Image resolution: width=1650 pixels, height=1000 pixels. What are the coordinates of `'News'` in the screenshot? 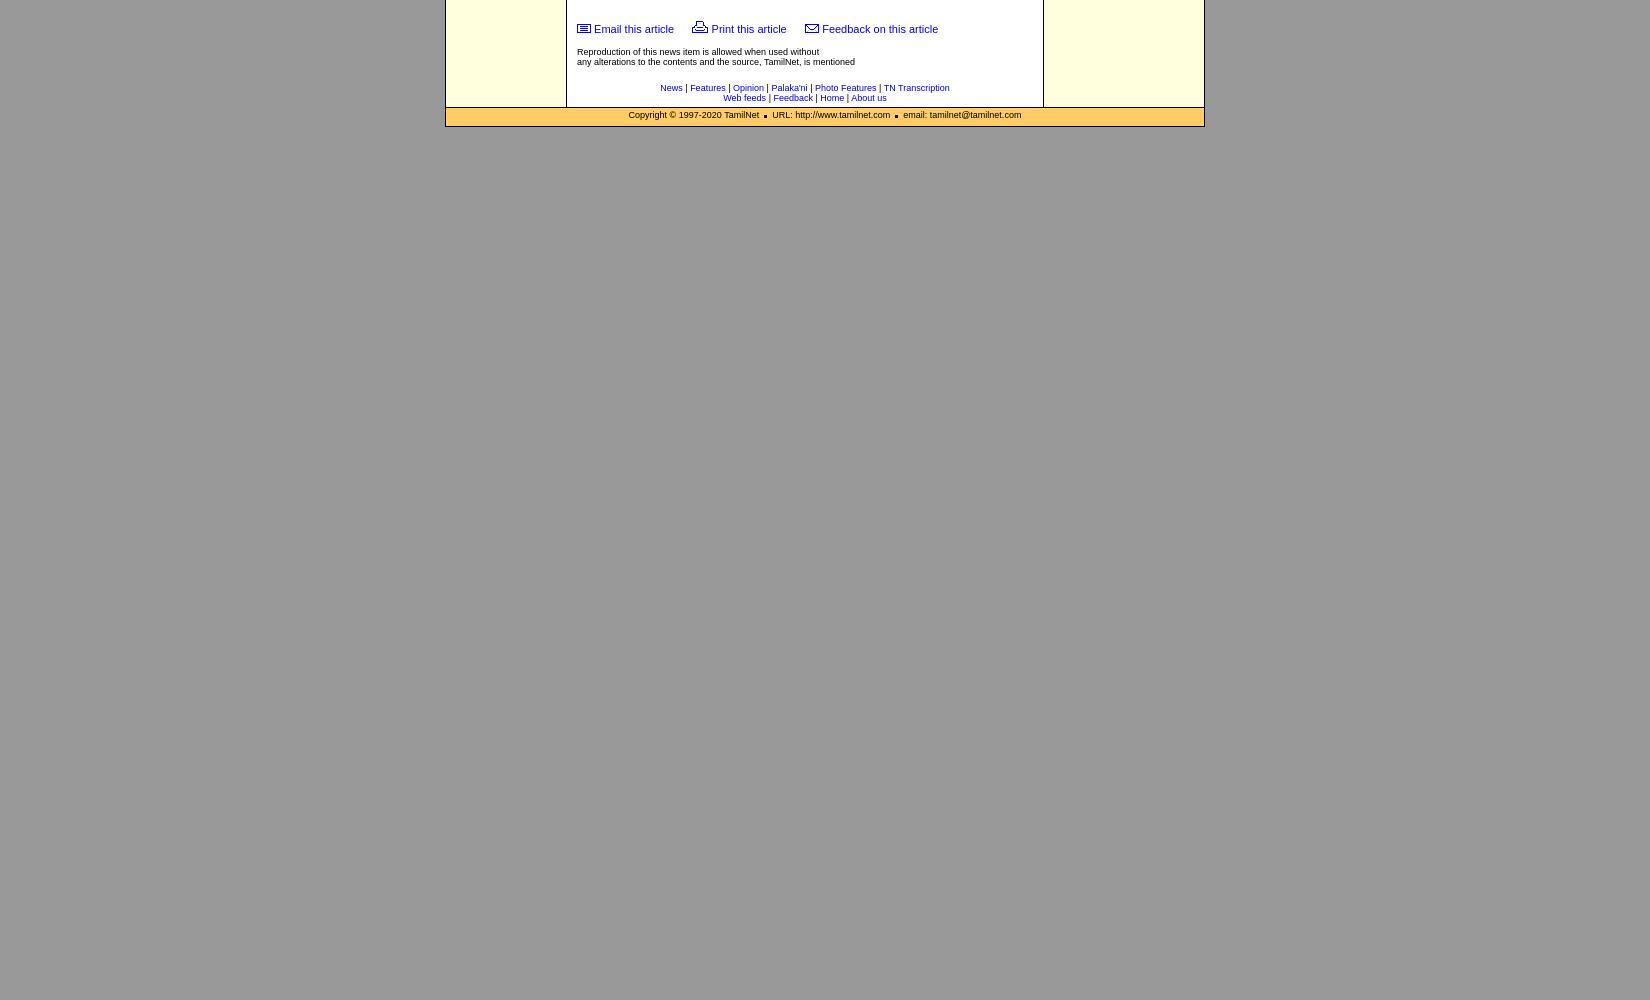 It's located at (670, 87).